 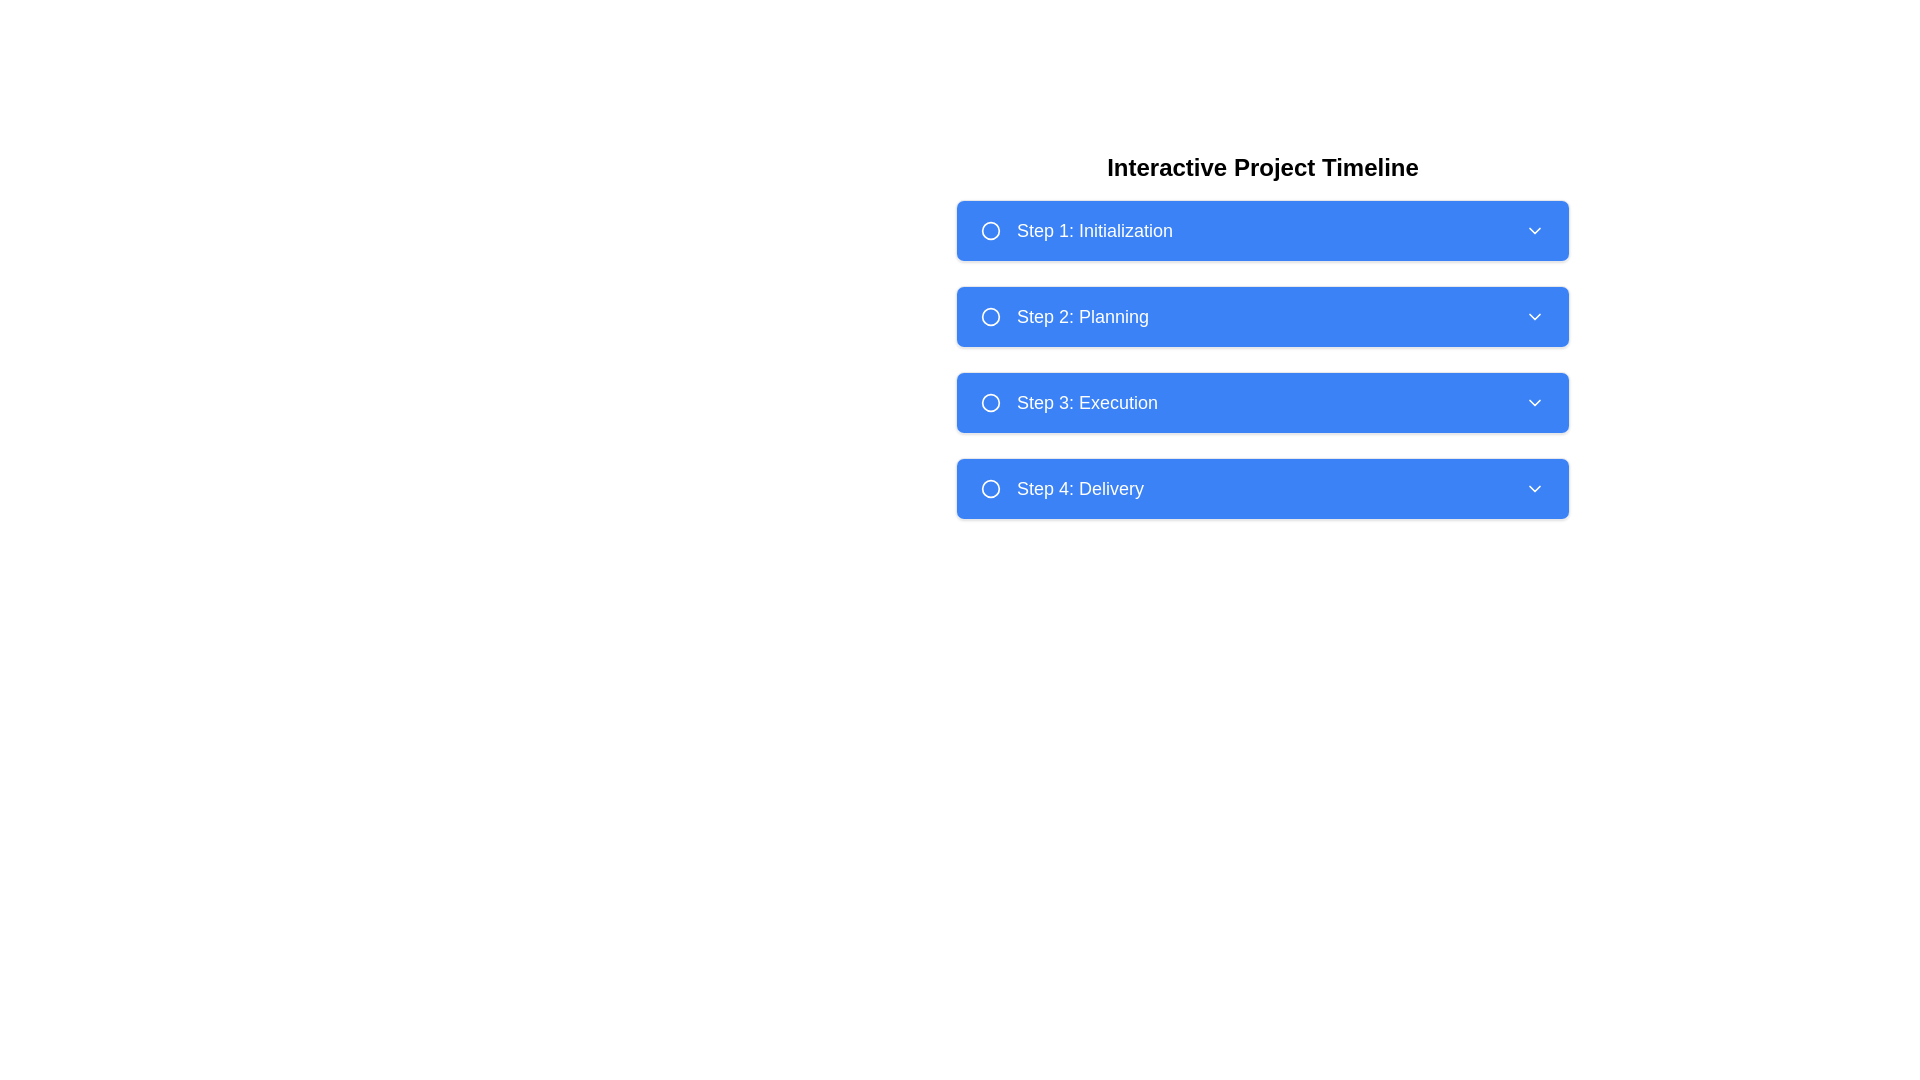 I want to click on the third step indicator in the multi-step process interface, which is a button-like component with rounded corners containing text and an icon, so click(x=1068, y=402).